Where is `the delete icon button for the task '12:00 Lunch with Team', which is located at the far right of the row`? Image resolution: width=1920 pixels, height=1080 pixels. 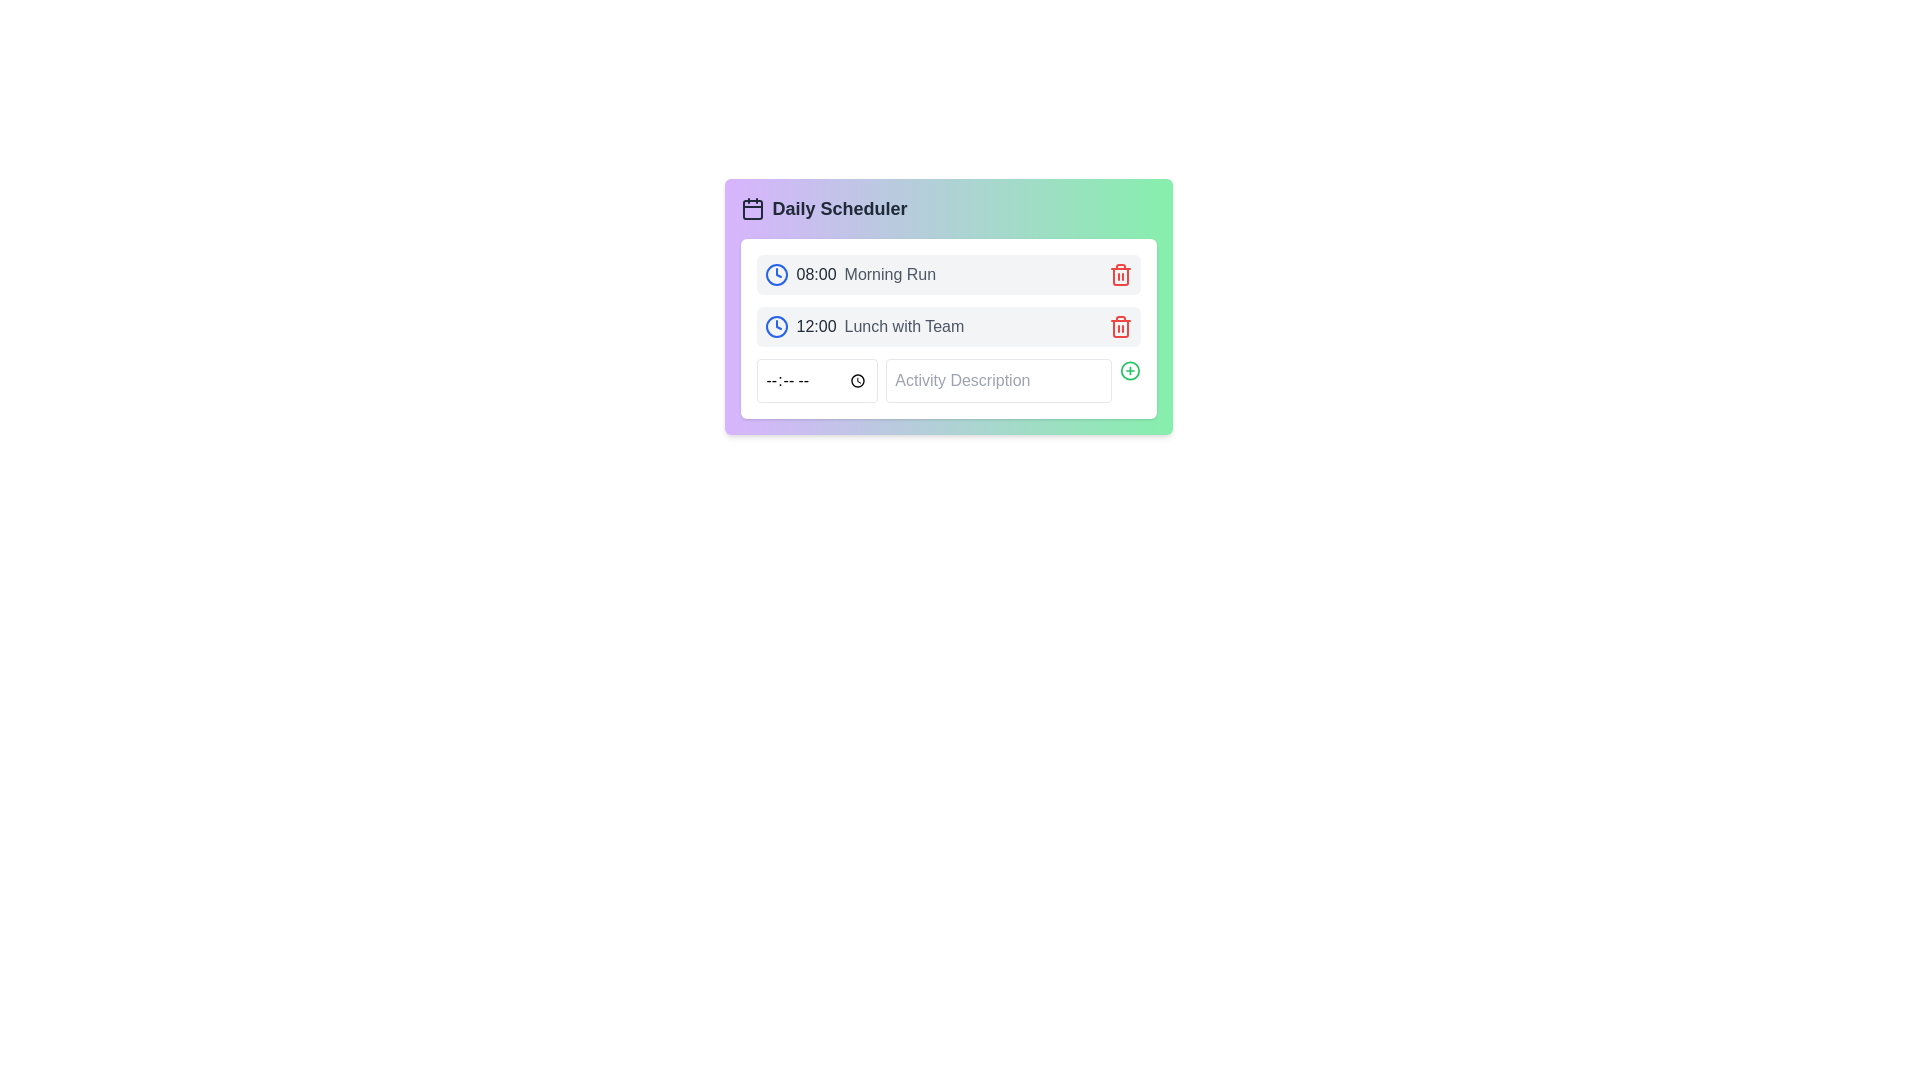
the delete icon button for the task '12:00 Lunch with Team', which is located at the far right of the row is located at coordinates (1120, 326).